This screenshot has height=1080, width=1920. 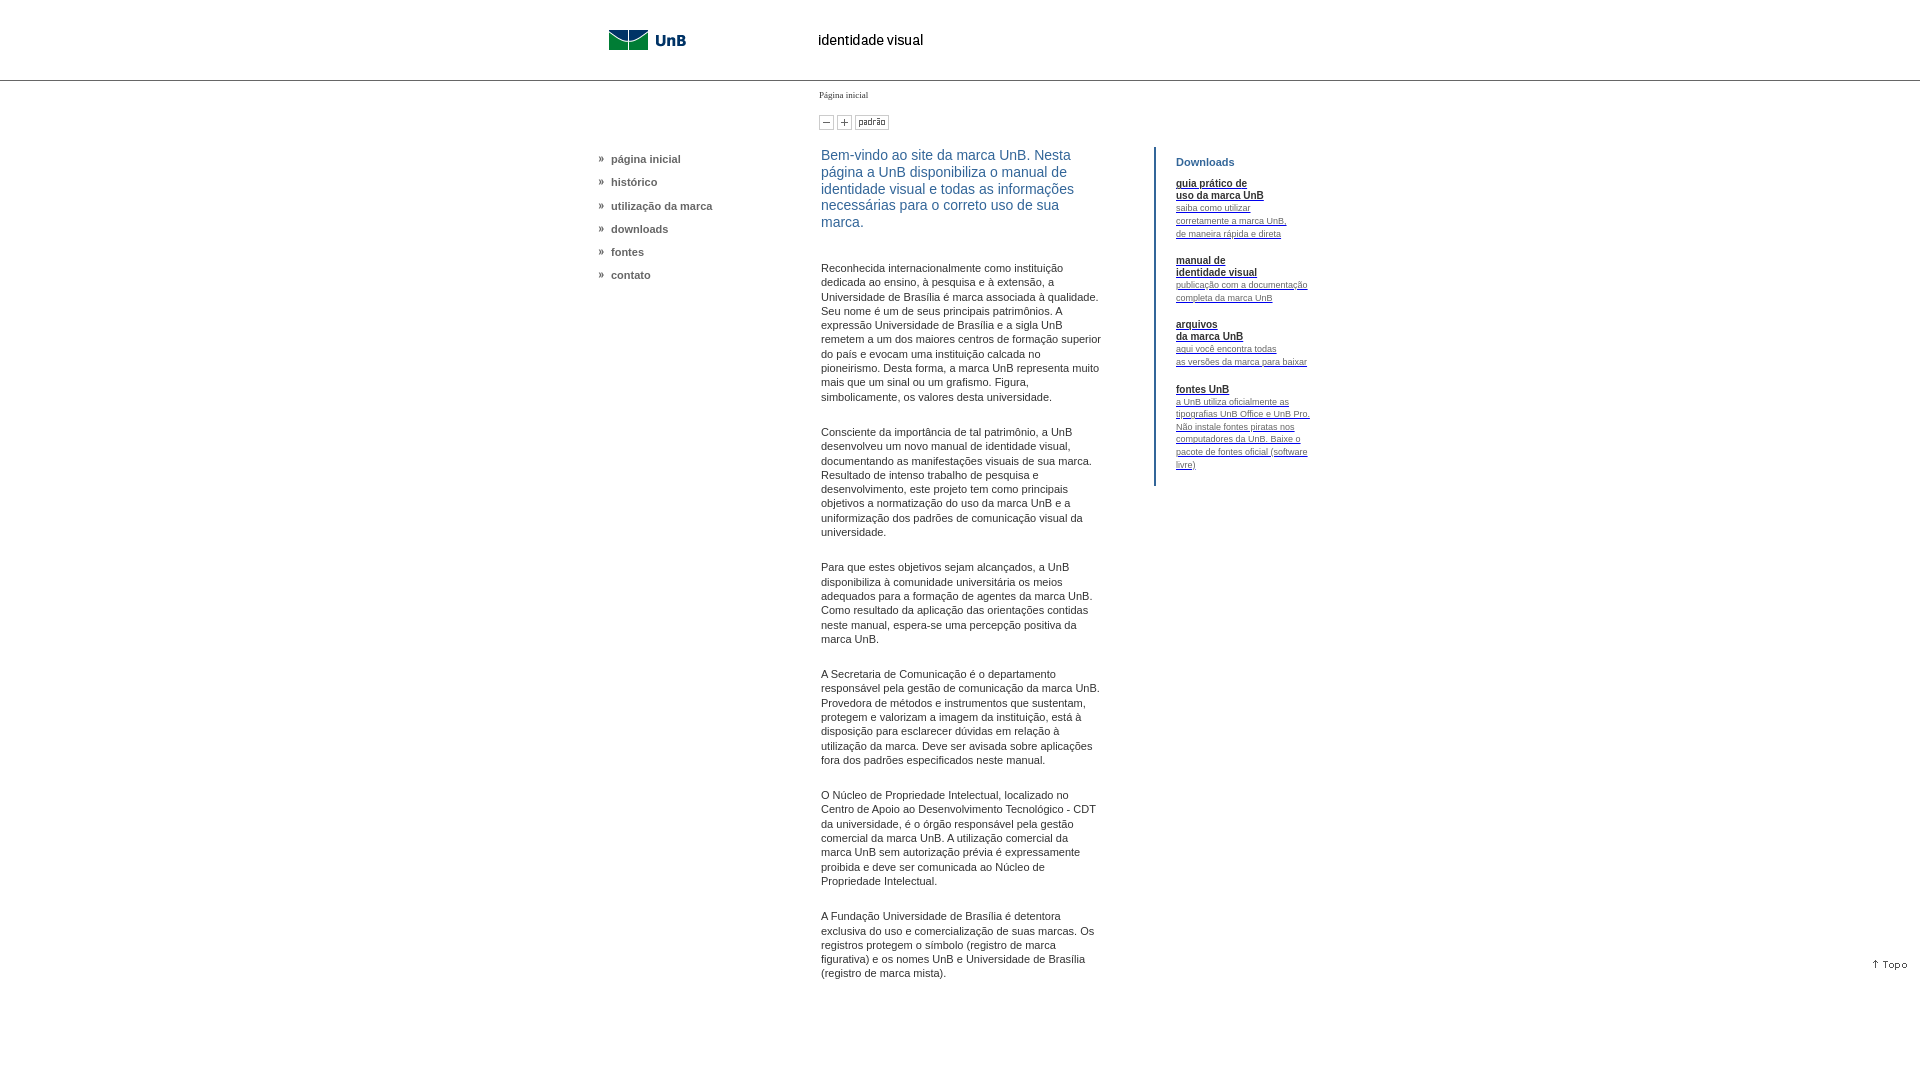 What do you see at coordinates (666, 249) in the screenshot?
I see `'fontes'` at bounding box center [666, 249].